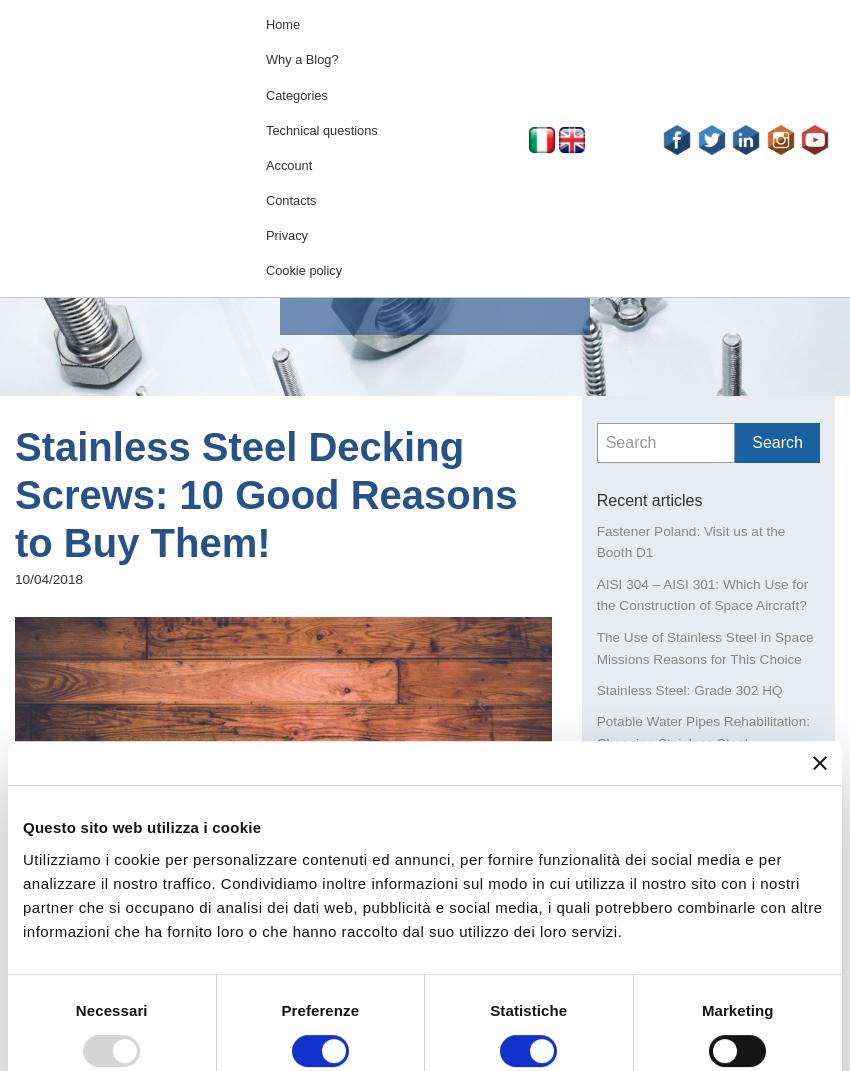  Describe the element at coordinates (264, 493) in the screenshot. I see `'Stainless Steel Decking Screws: 10 Good Reasons to Buy Them!'` at that location.